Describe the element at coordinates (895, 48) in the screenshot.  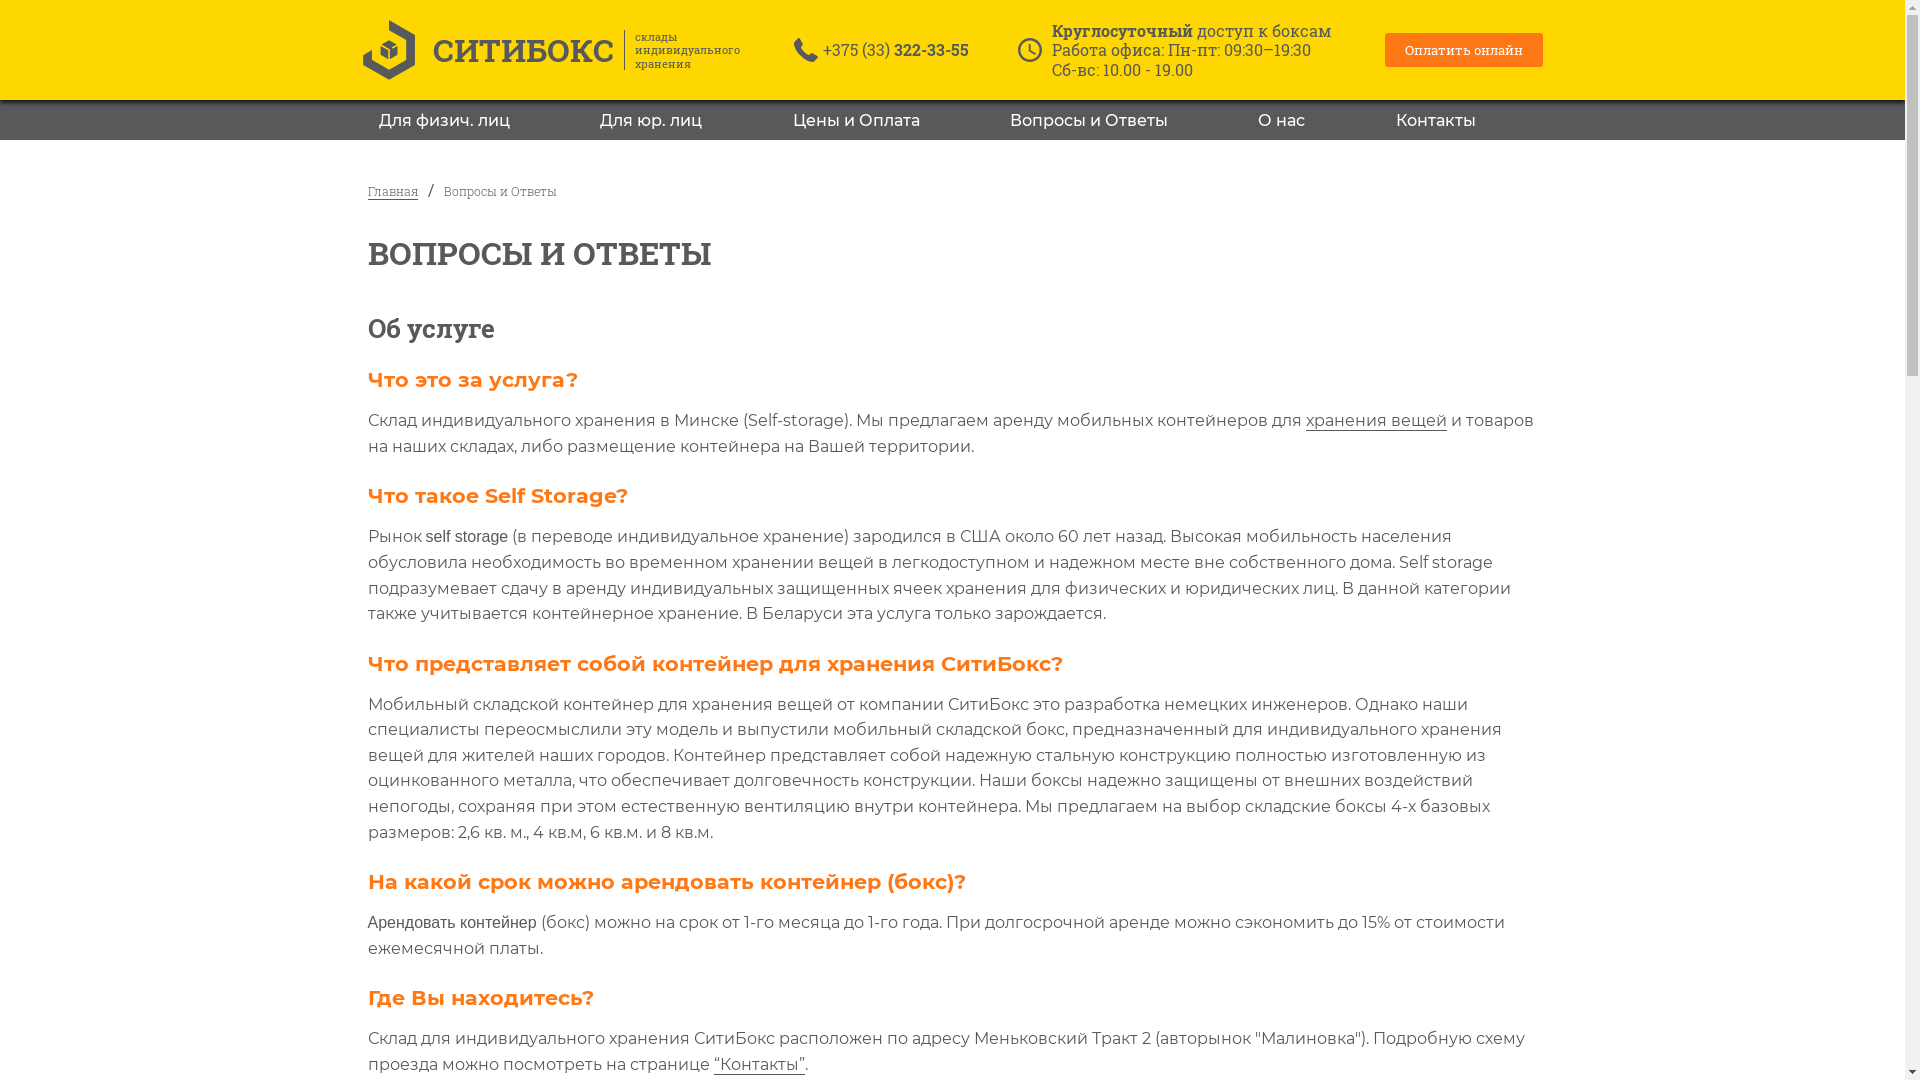
I see `'+375 (33) 322-33-55'` at that location.